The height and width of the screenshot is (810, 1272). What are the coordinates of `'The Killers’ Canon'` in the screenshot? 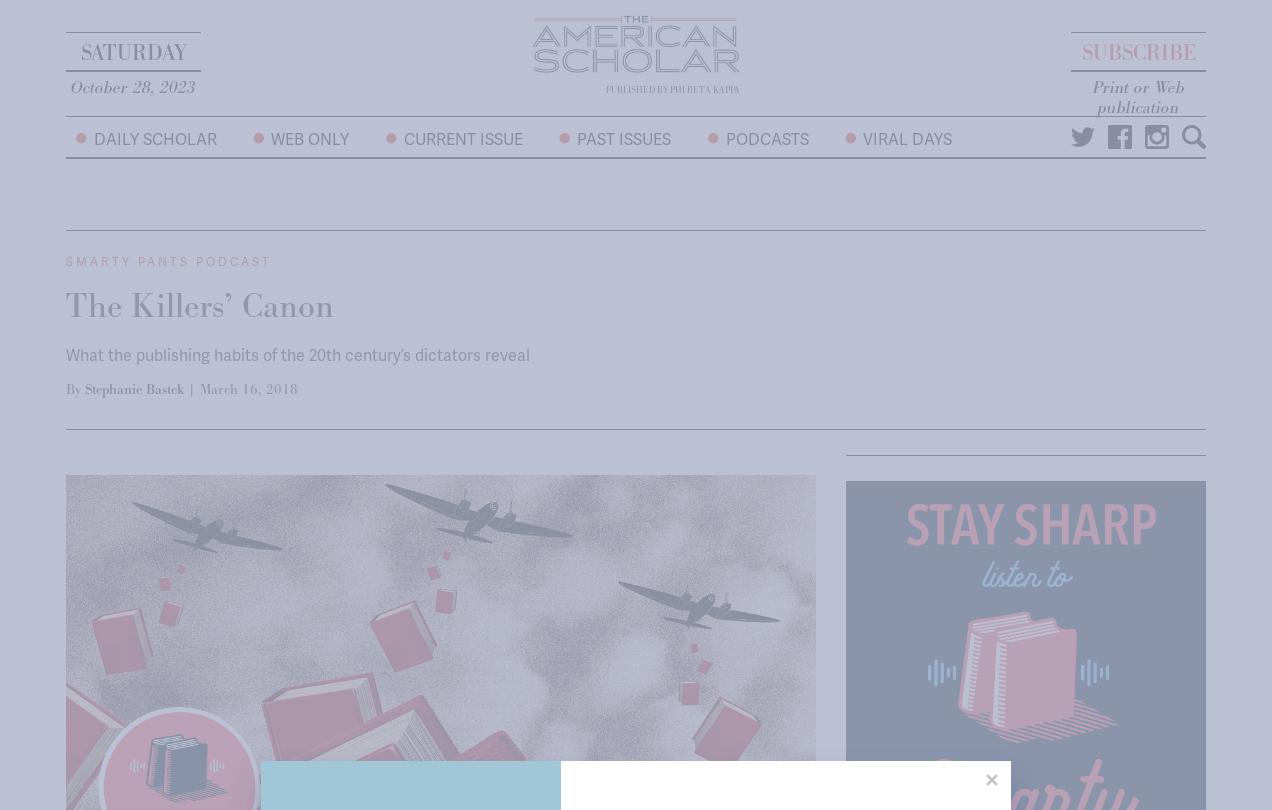 It's located at (199, 305).